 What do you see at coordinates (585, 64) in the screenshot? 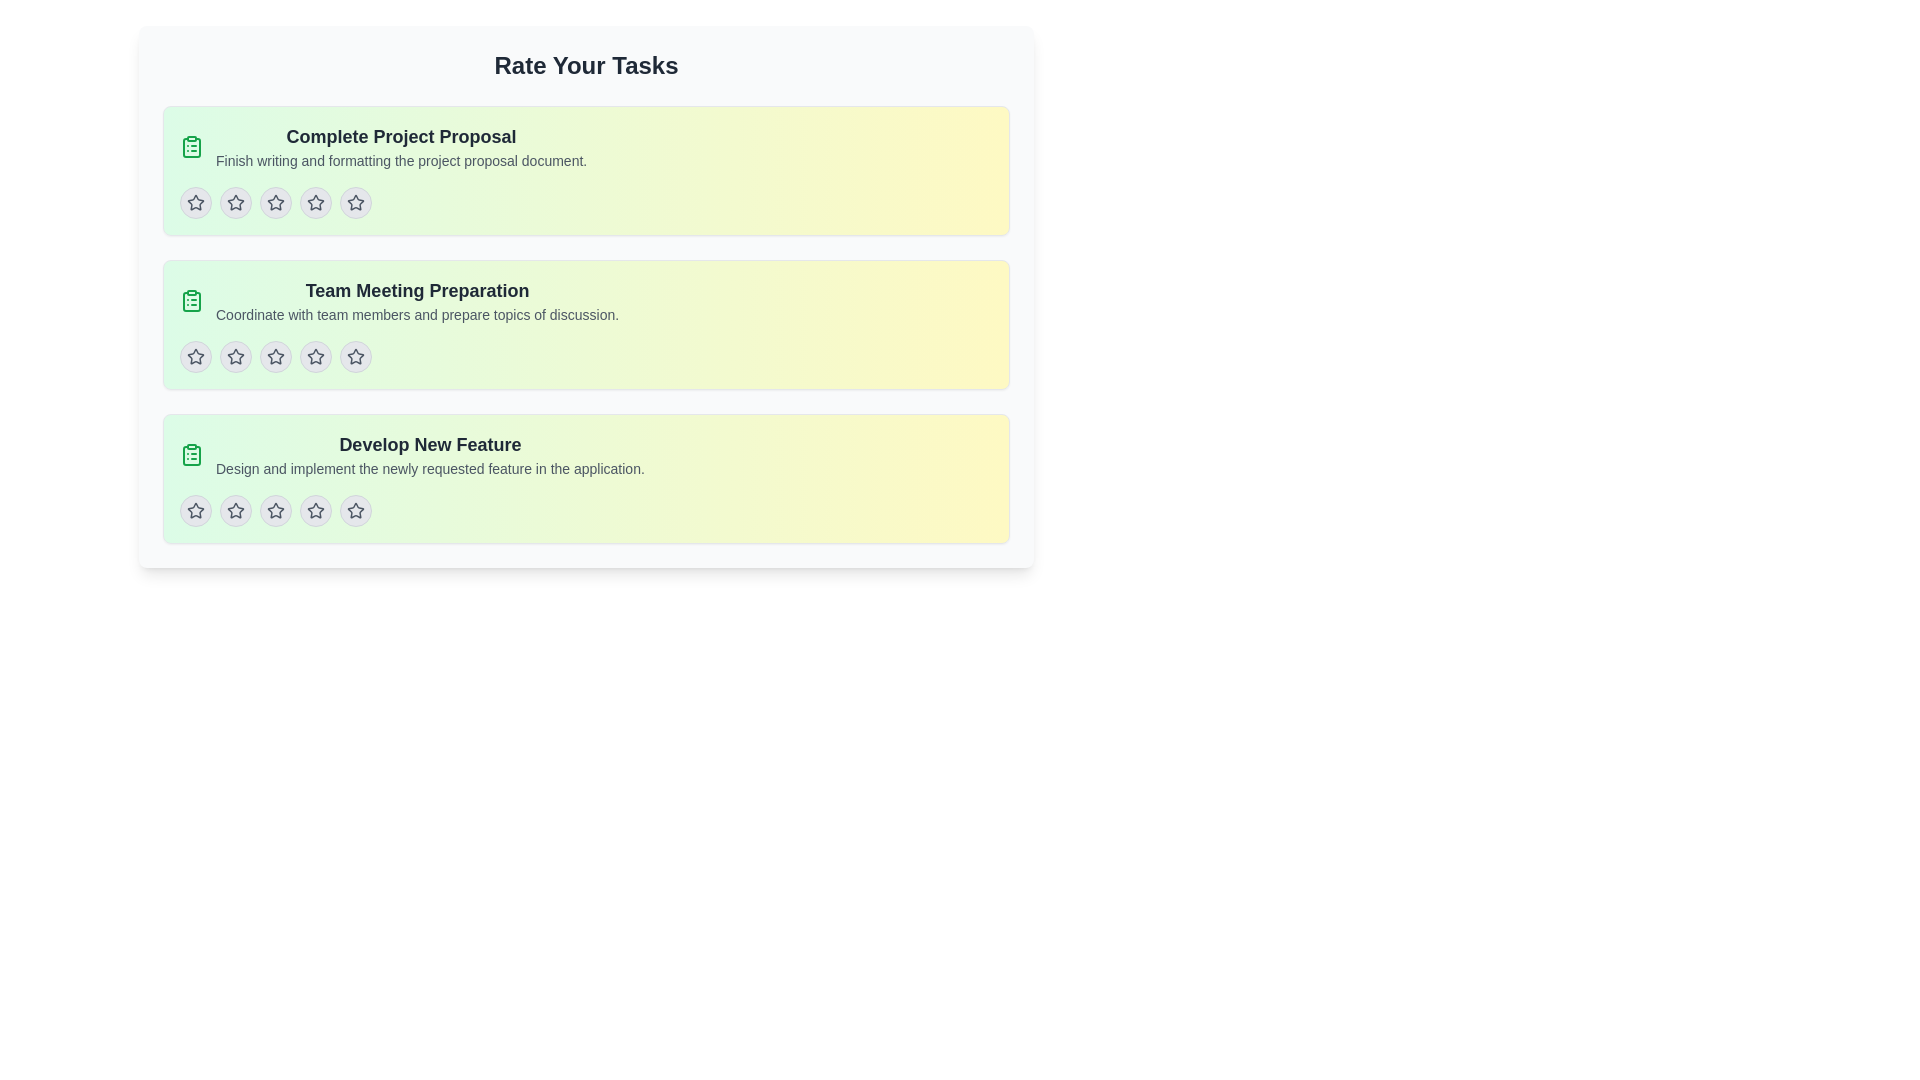
I see `the static text header that serves as a title for the task rating interface, located at the top of the content section` at bounding box center [585, 64].